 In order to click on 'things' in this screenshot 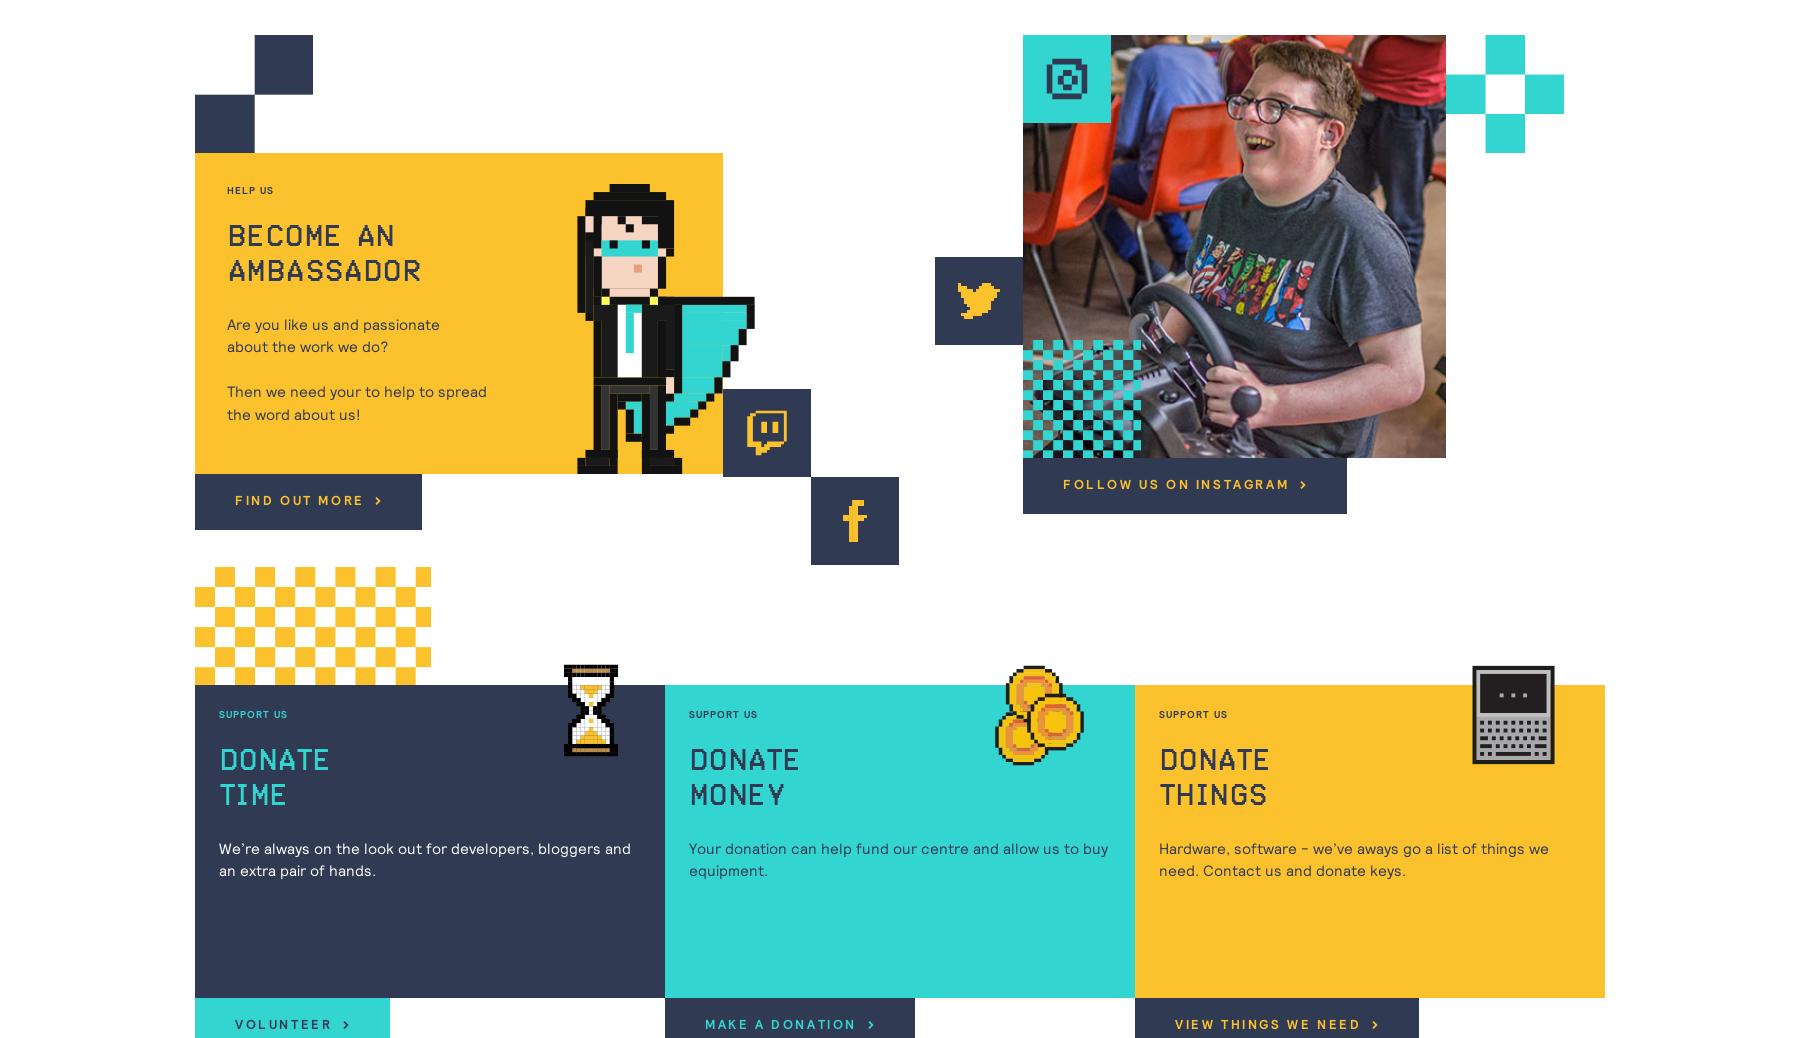, I will do `click(1158, 796)`.